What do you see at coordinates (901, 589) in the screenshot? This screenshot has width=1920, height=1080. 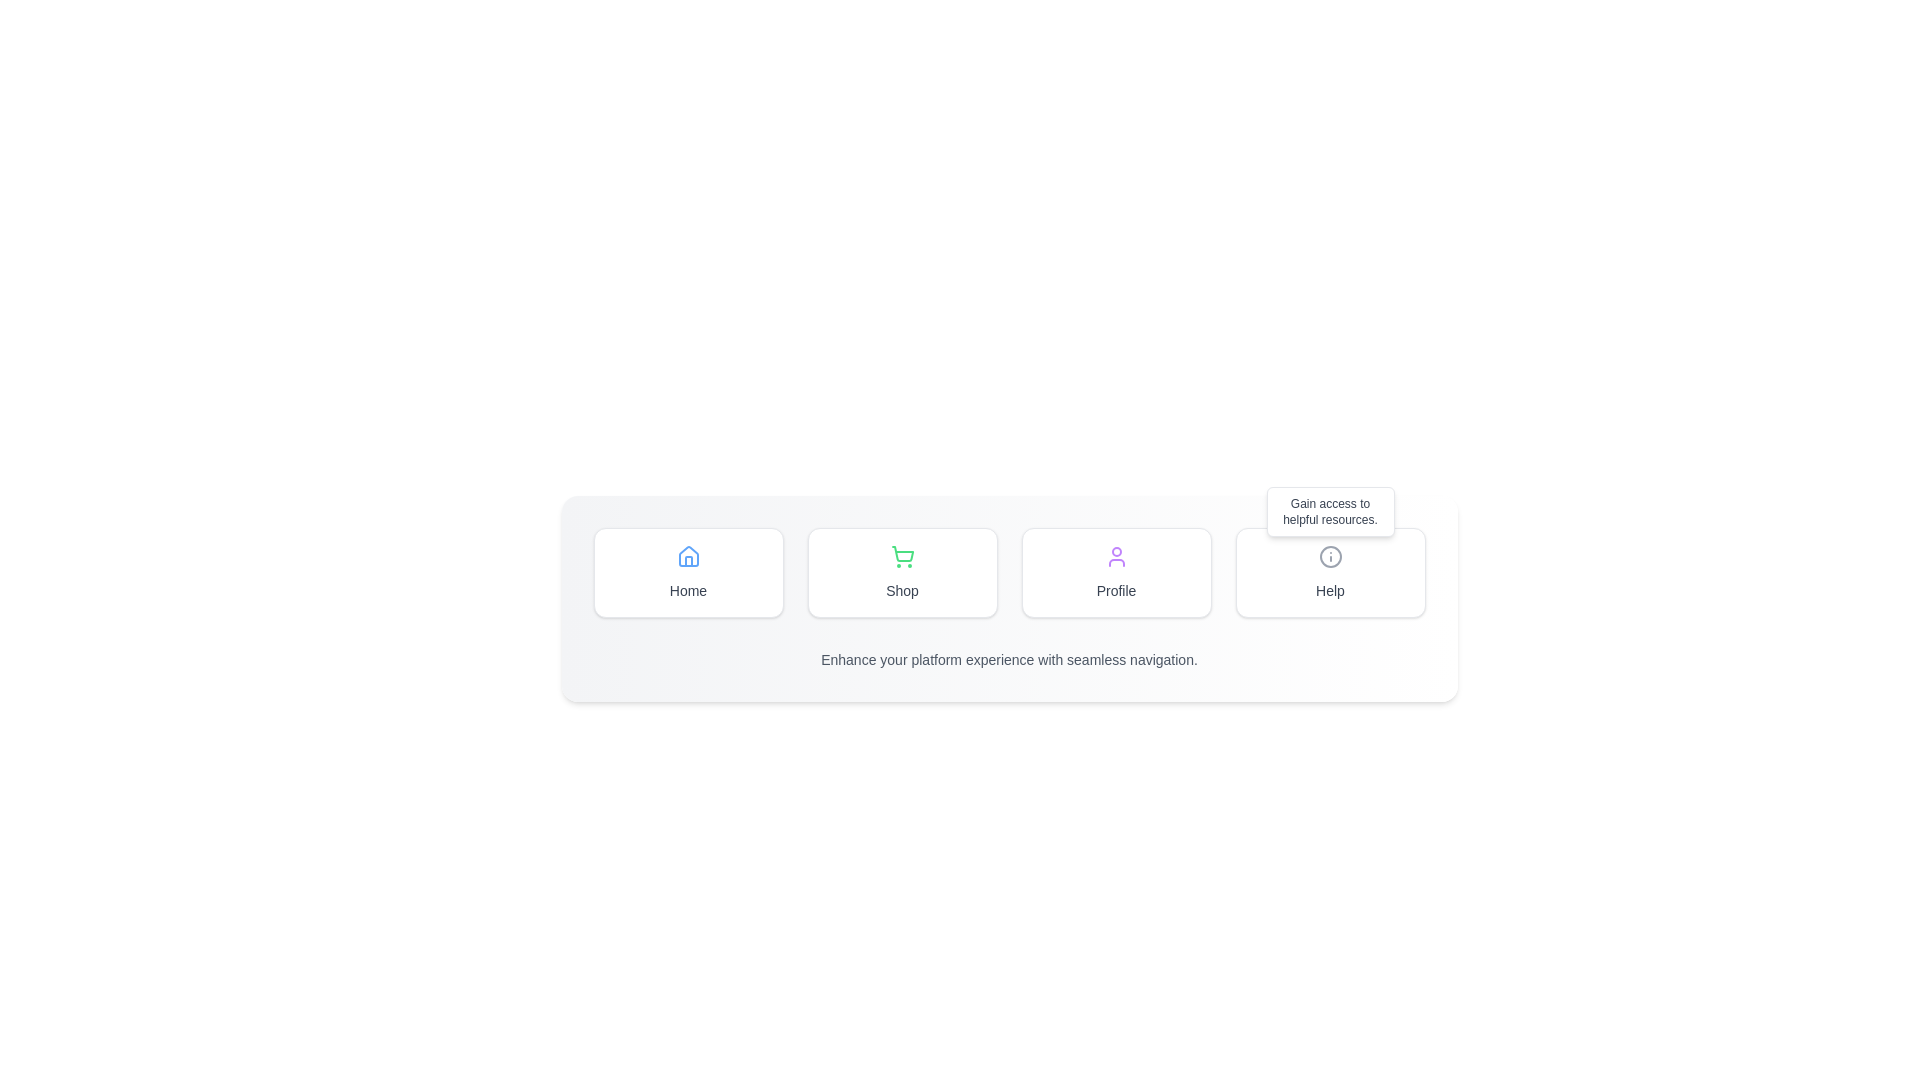 I see `the text label located directly below the green shopping cart icon in the second group of horizontally aligned sections, which is between the 'Home' and 'Profile' sections` at bounding box center [901, 589].